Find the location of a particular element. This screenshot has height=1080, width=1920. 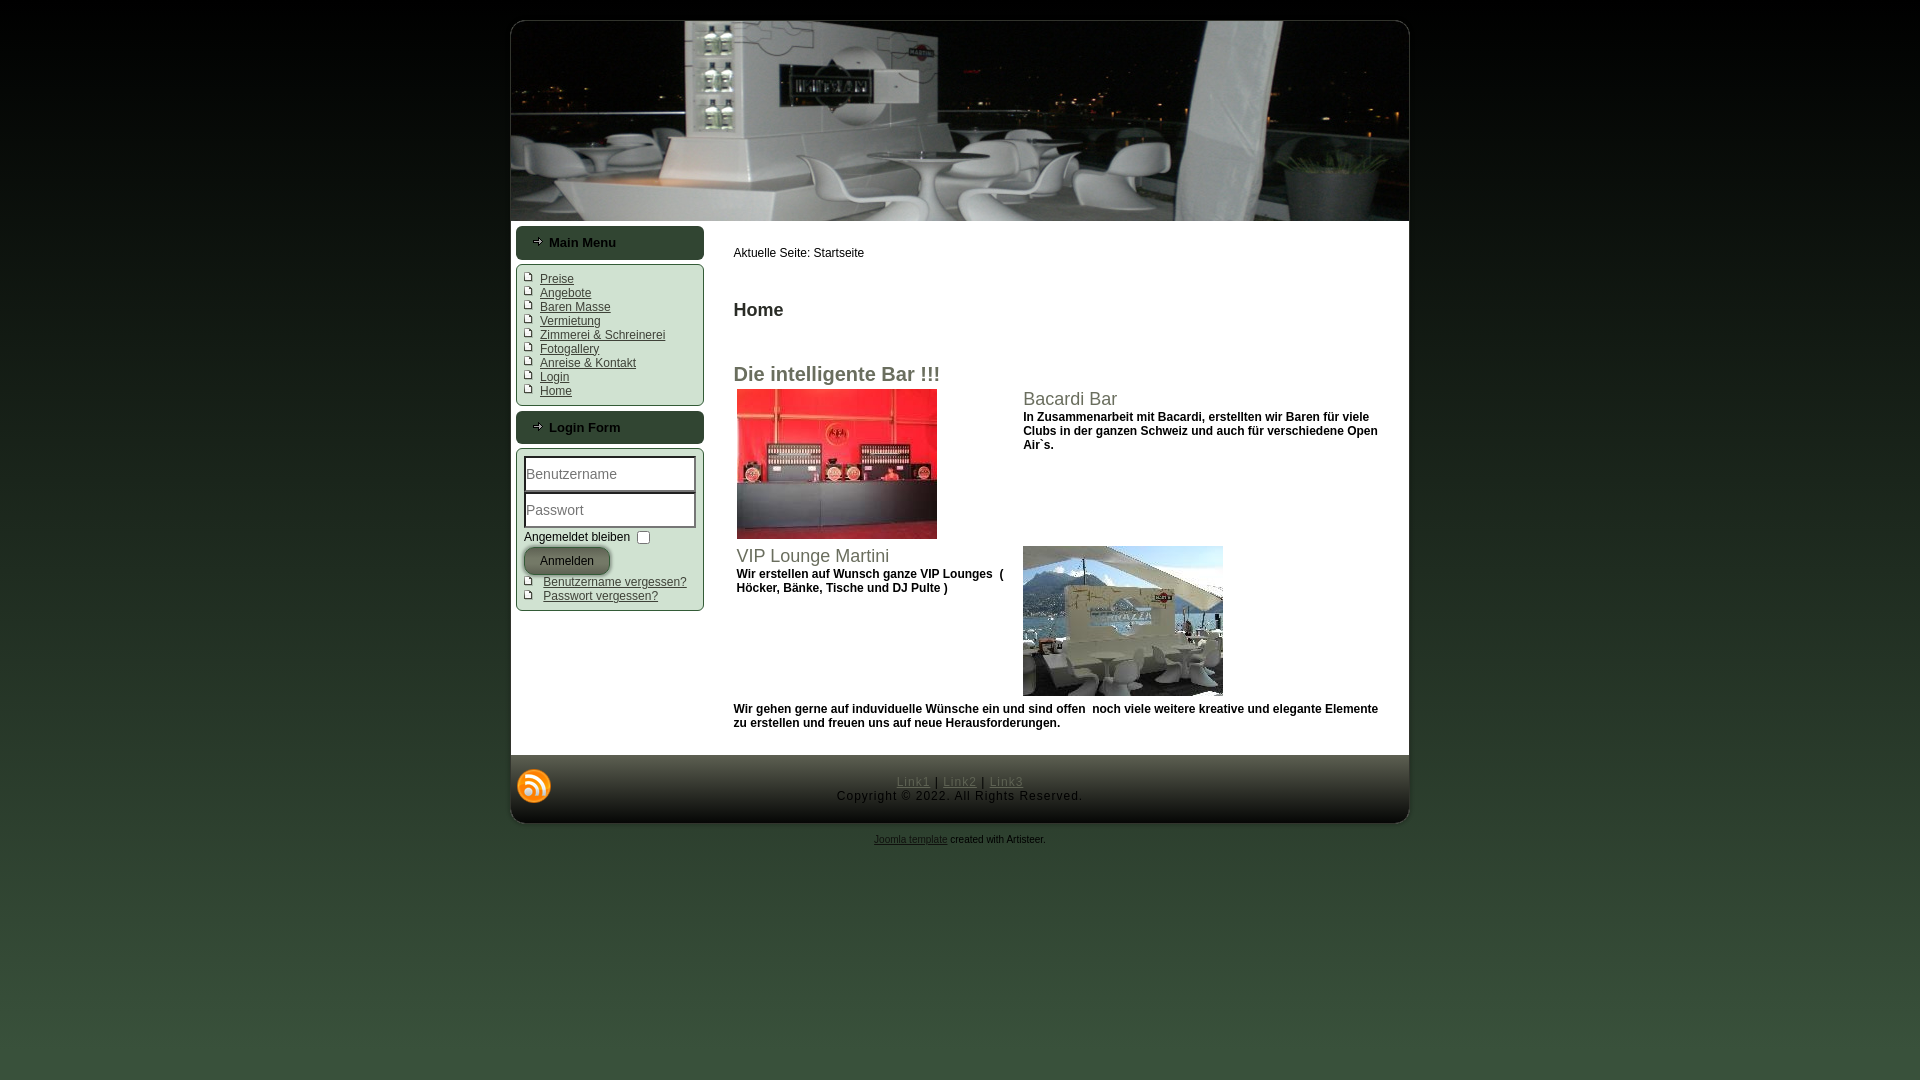

'Link2' is located at coordinates (960, 781).